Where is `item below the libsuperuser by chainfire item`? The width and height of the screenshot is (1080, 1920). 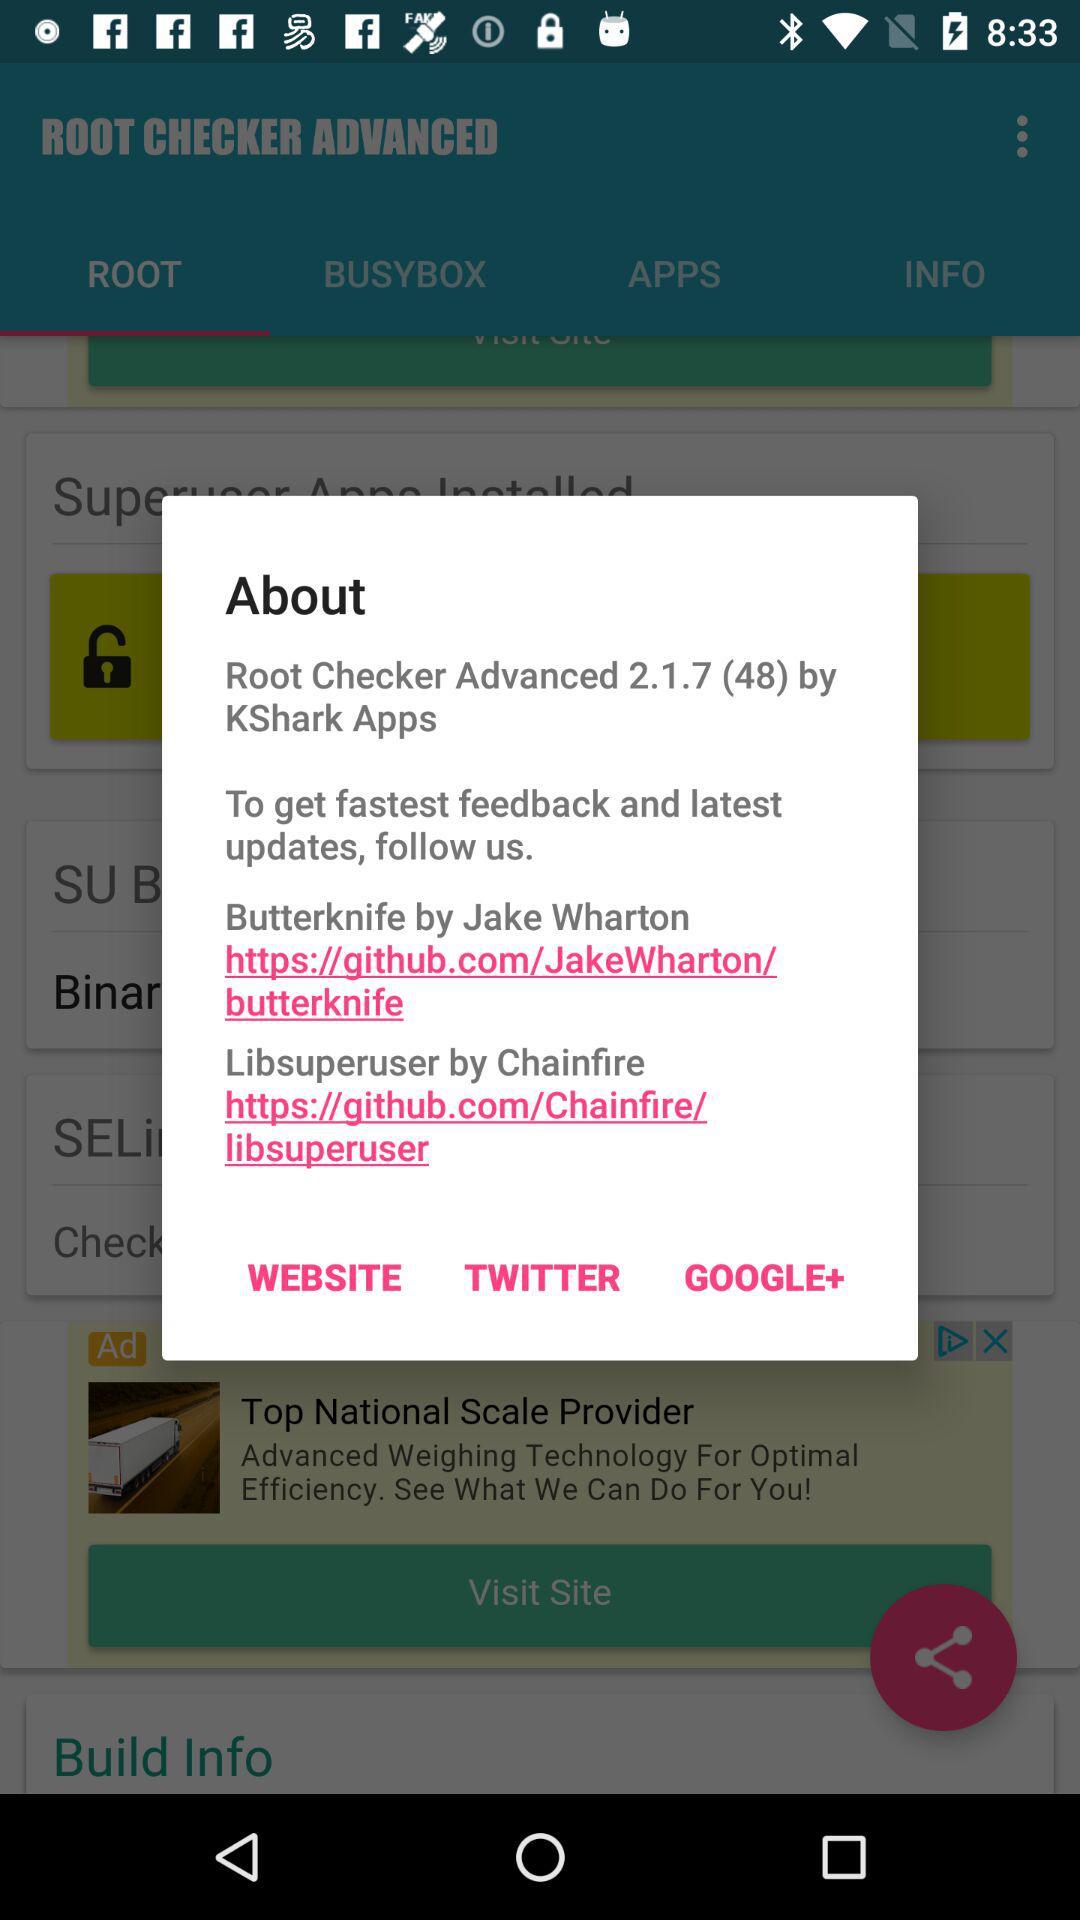 item below the libsuperuser by chainfire item is located at coordinates (764, 1275).